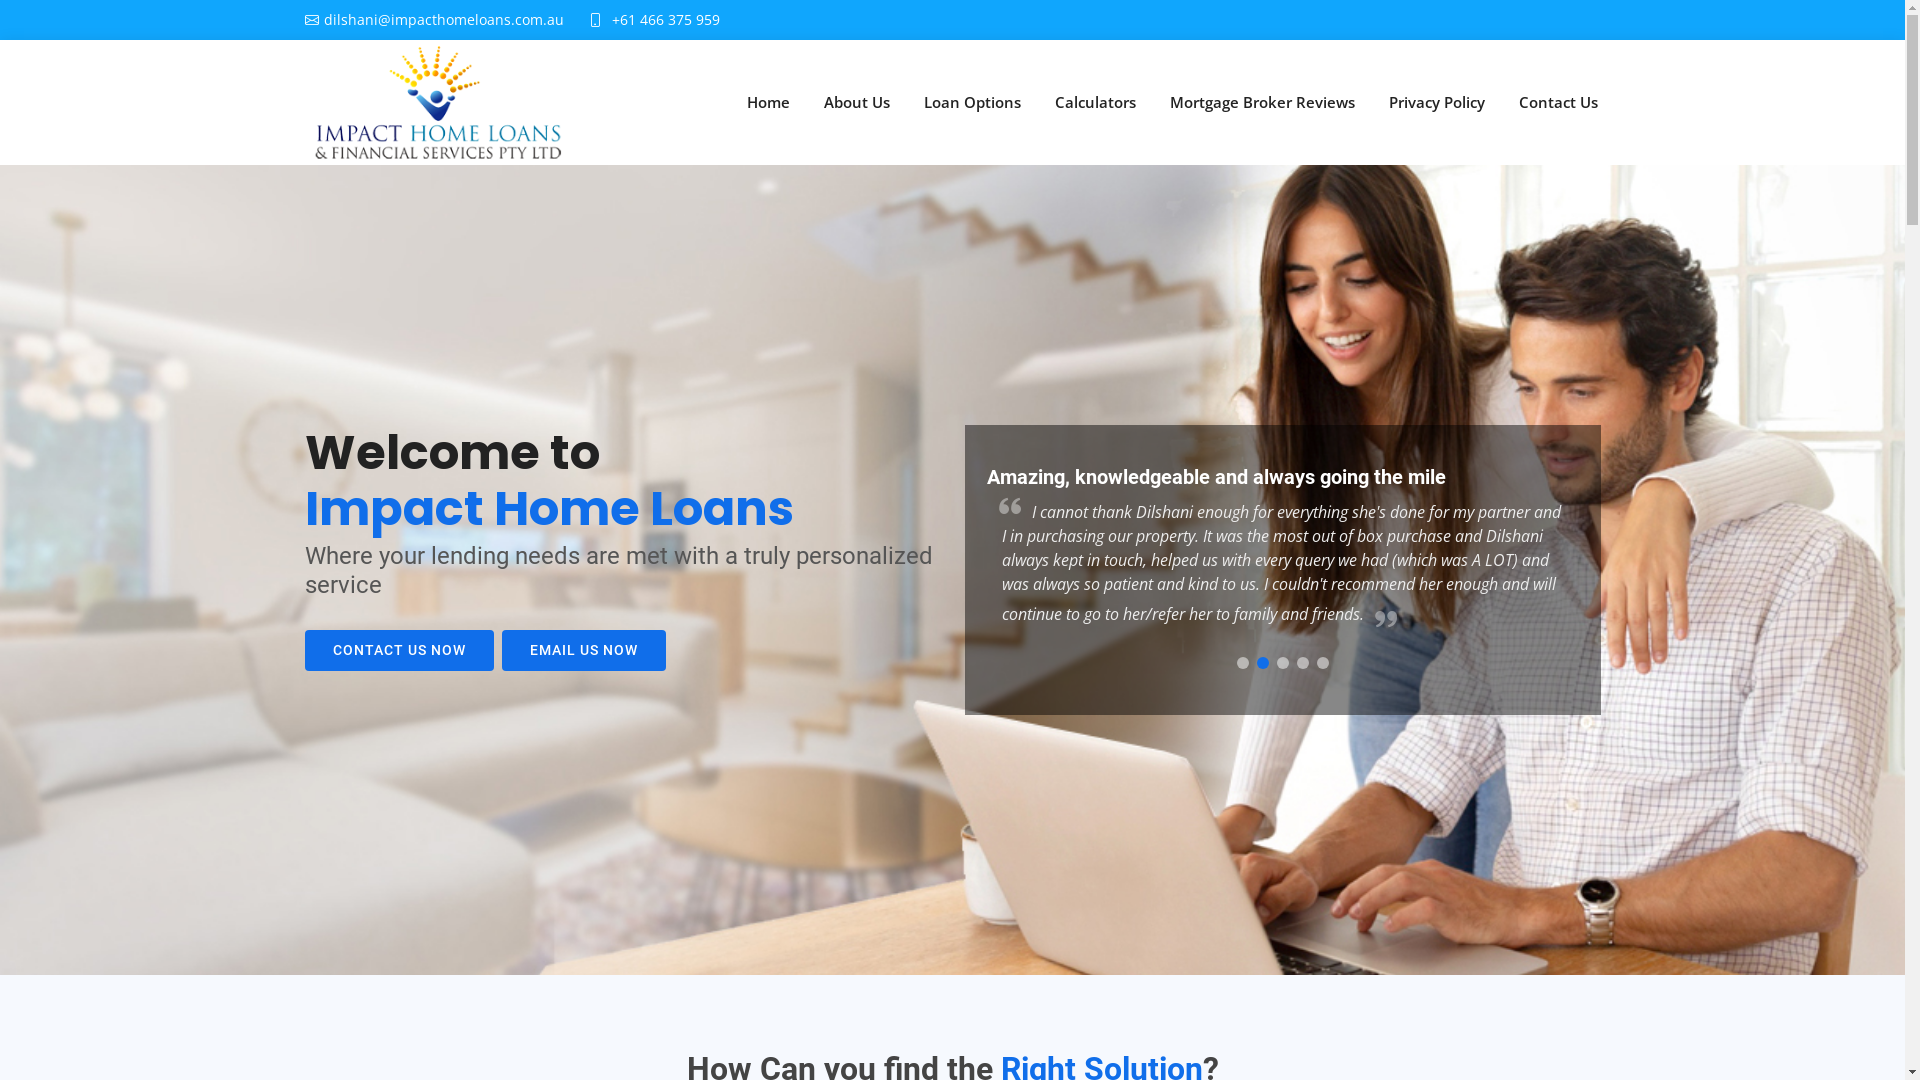  What do you see at coordinates (502, 650) in the screenshot?
I see `'EMAIL US NOW'` at bounding box center [502, 650].